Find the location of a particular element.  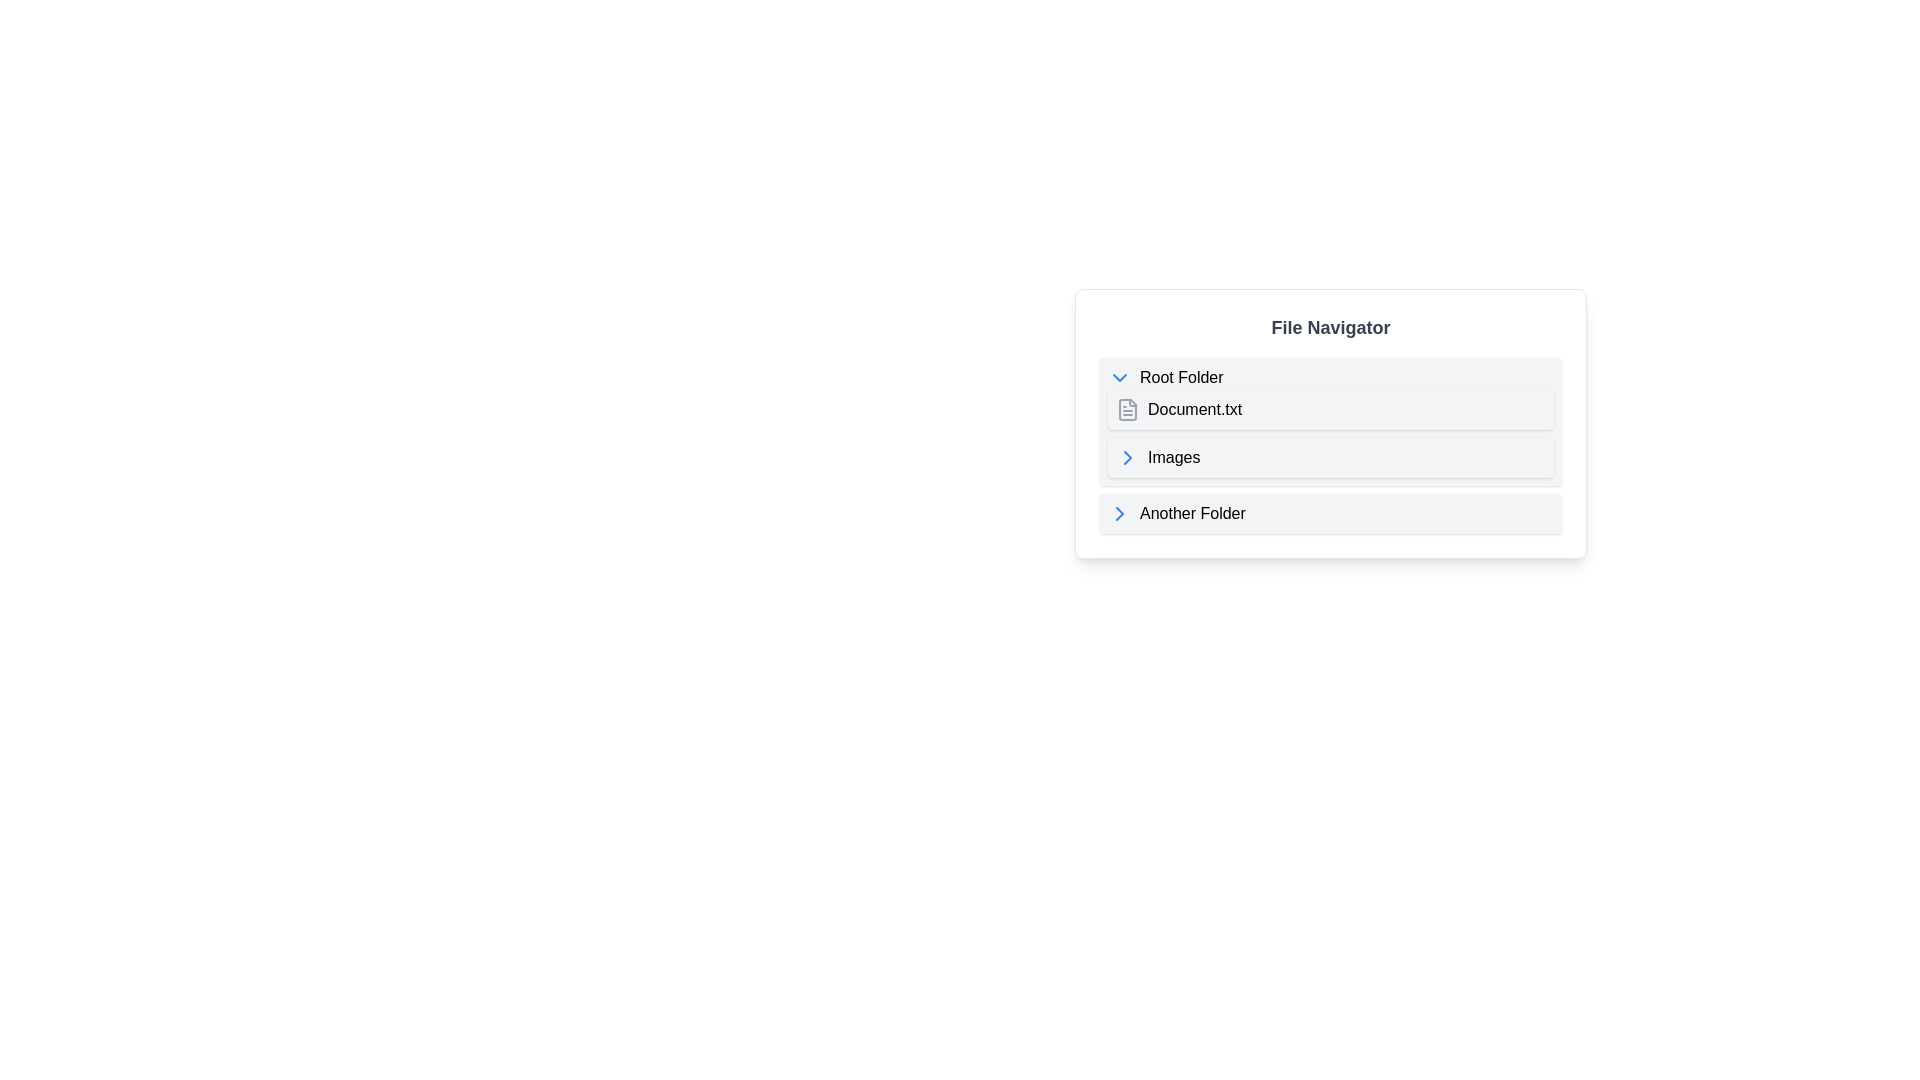

the expandable icon indicating the 'Images' folder is located at coordinates (1128, 458).